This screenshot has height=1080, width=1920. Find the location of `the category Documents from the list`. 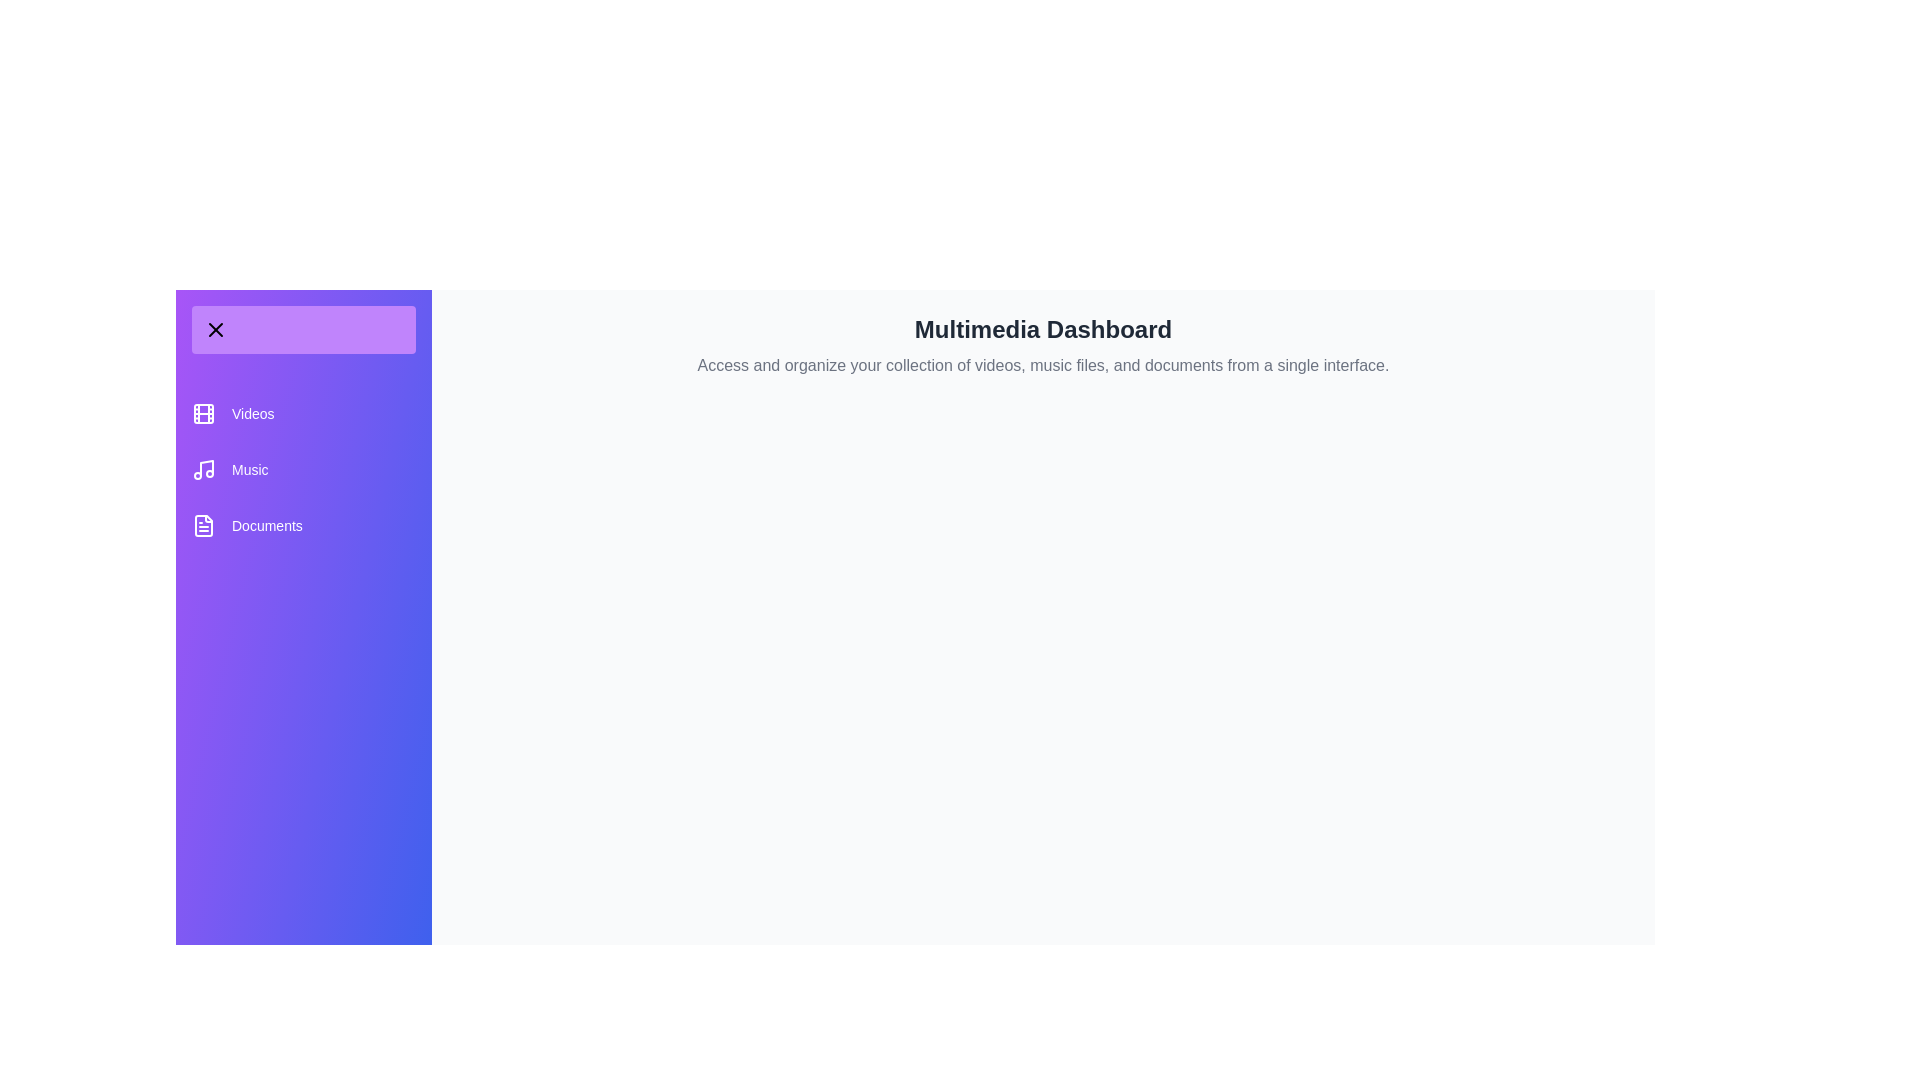

the category Documents from the list is located at coordinates (302, 524).